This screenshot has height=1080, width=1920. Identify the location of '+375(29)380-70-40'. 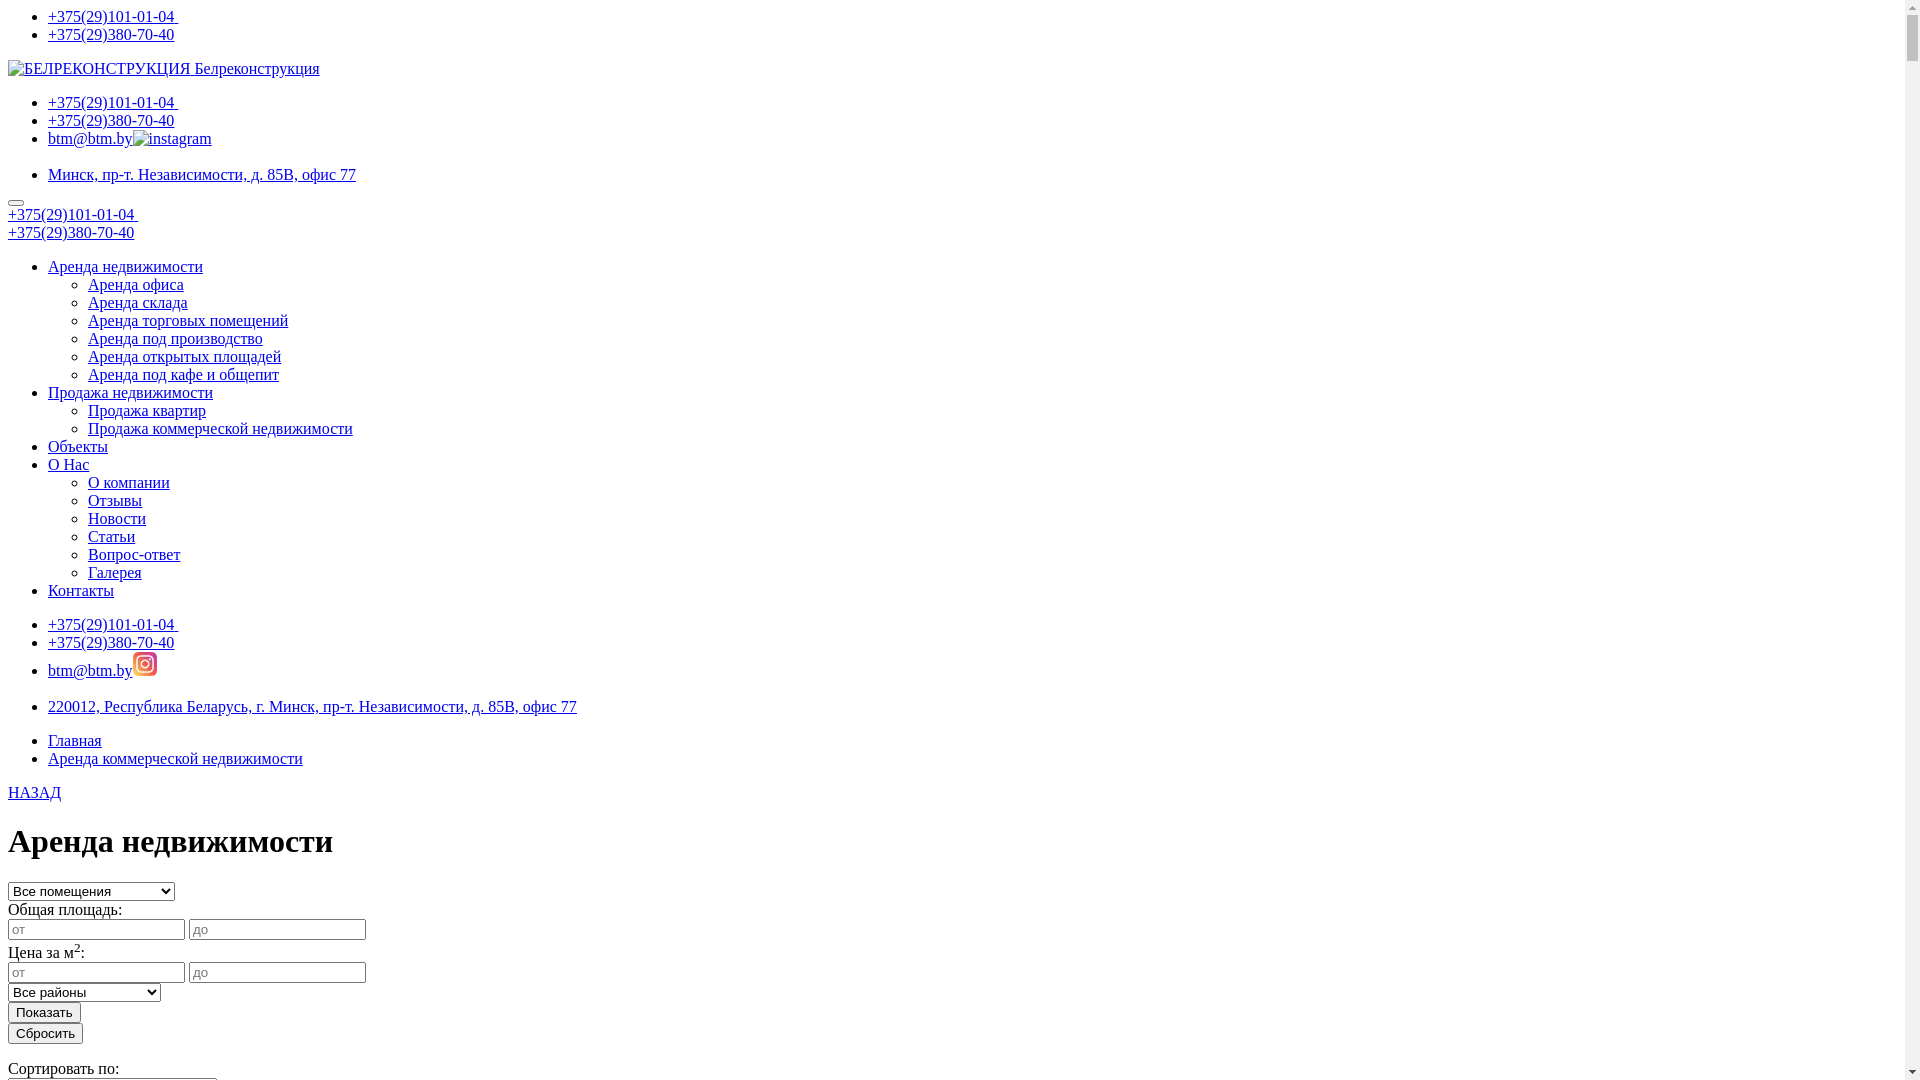
(48, 34).